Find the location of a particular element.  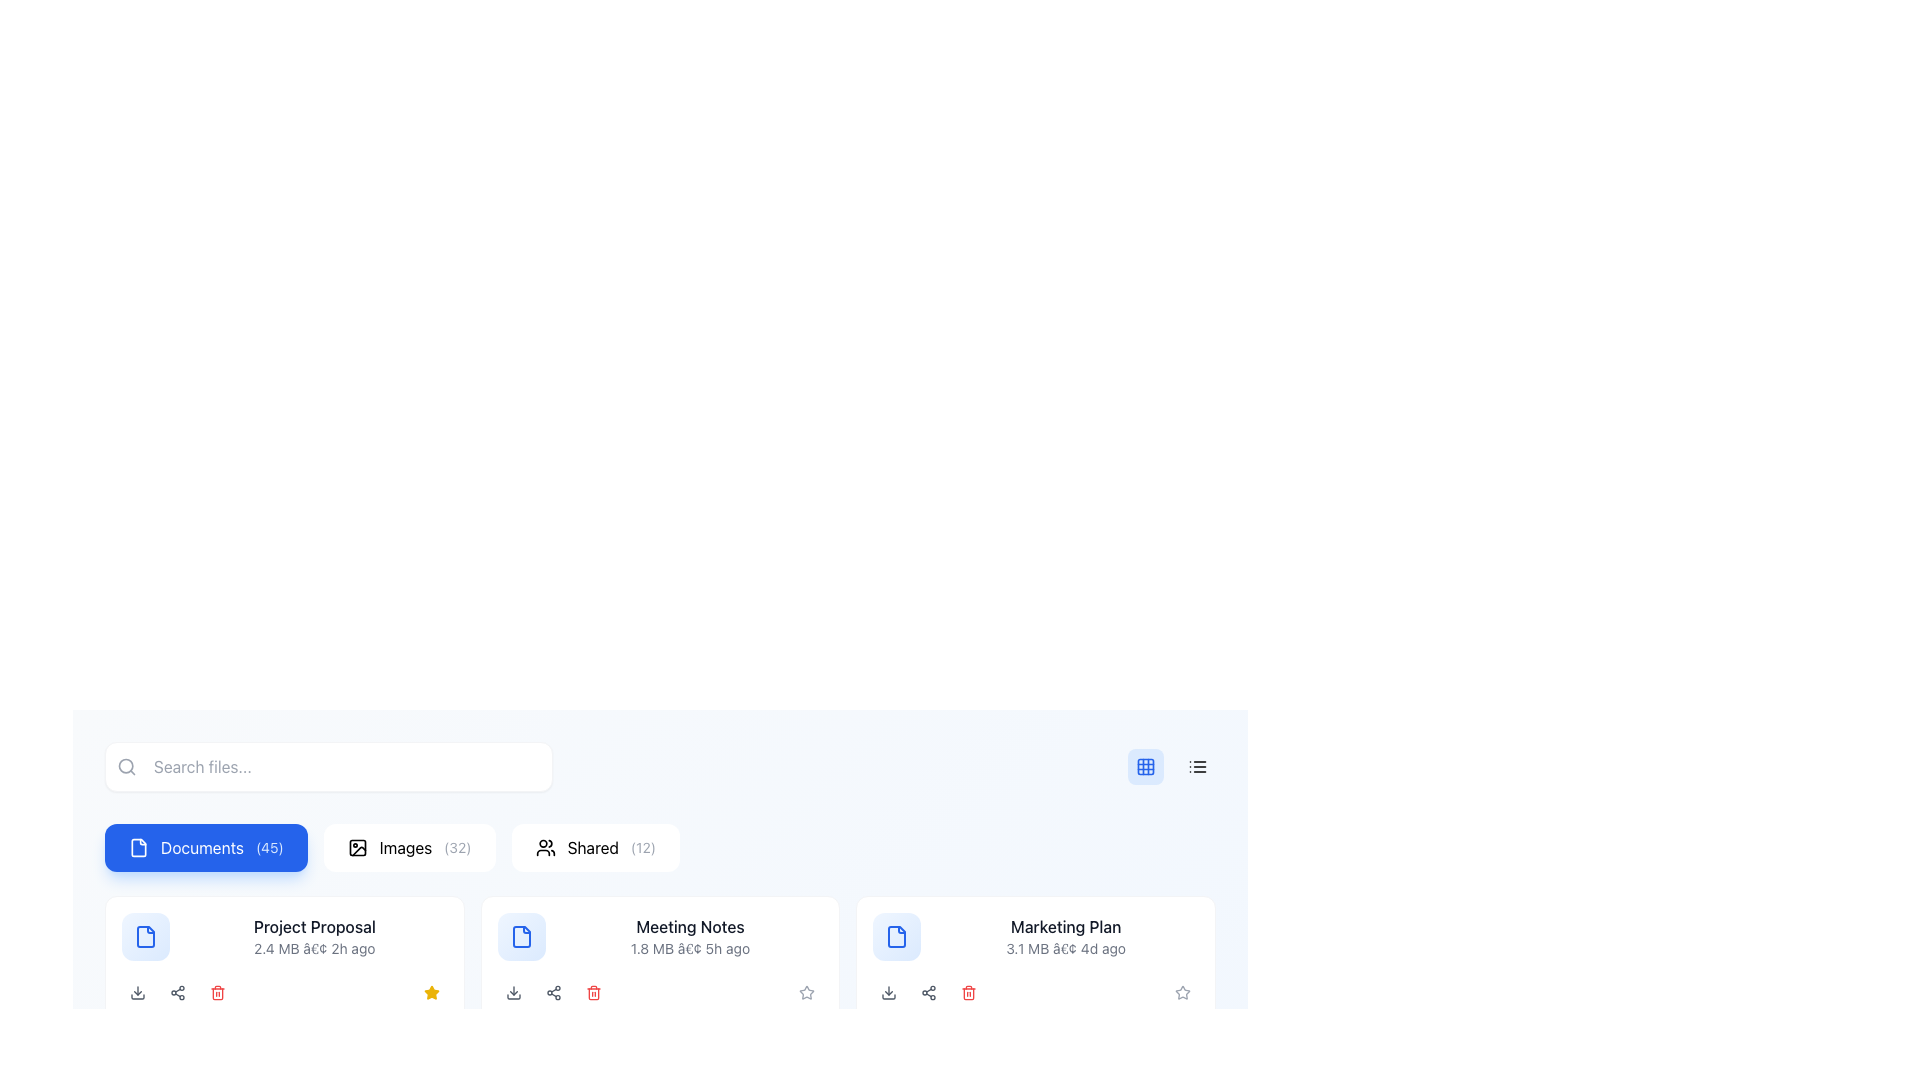

the leftmost button below the 'Meeting Notes' card in the 'Documents' section to download the file is located at coordinates (513, 992).